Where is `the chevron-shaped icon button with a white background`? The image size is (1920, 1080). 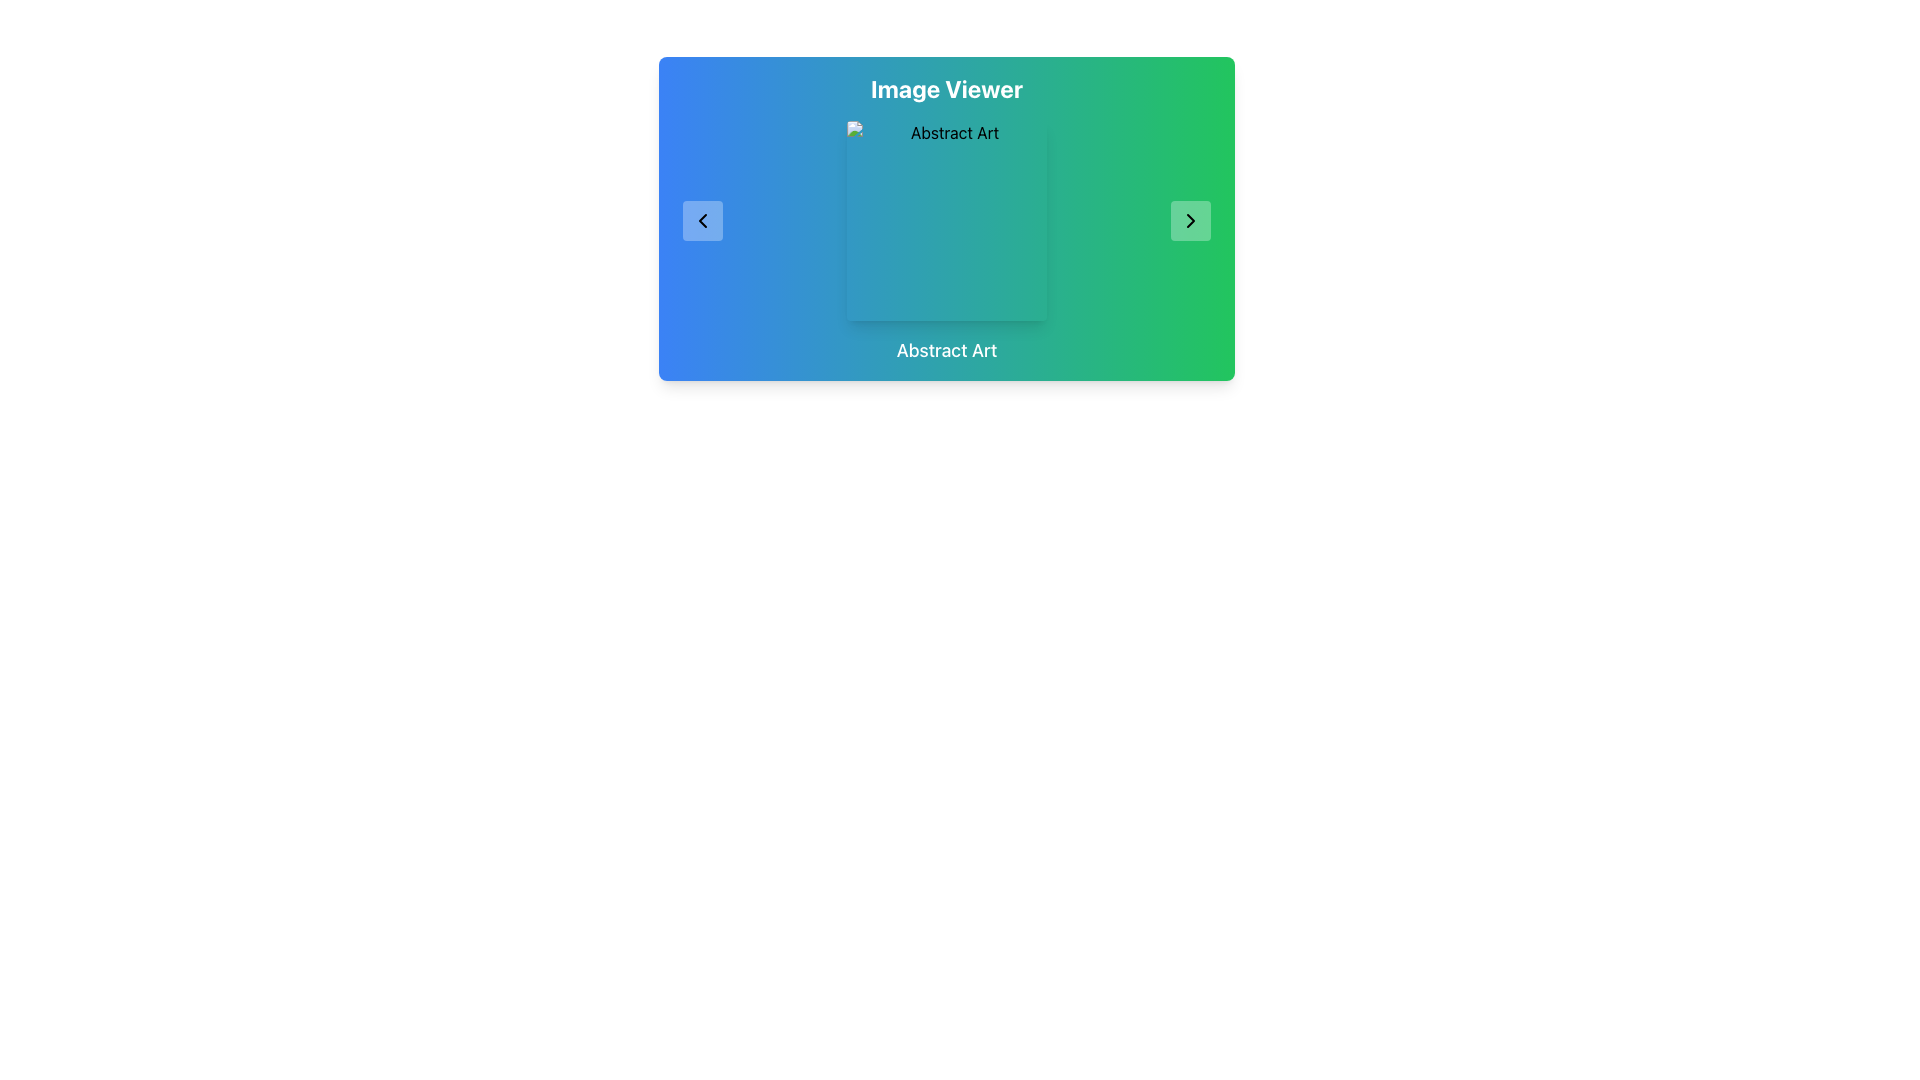
the chevron-shaped icon button with a white background is located at coordinates (702, 220).